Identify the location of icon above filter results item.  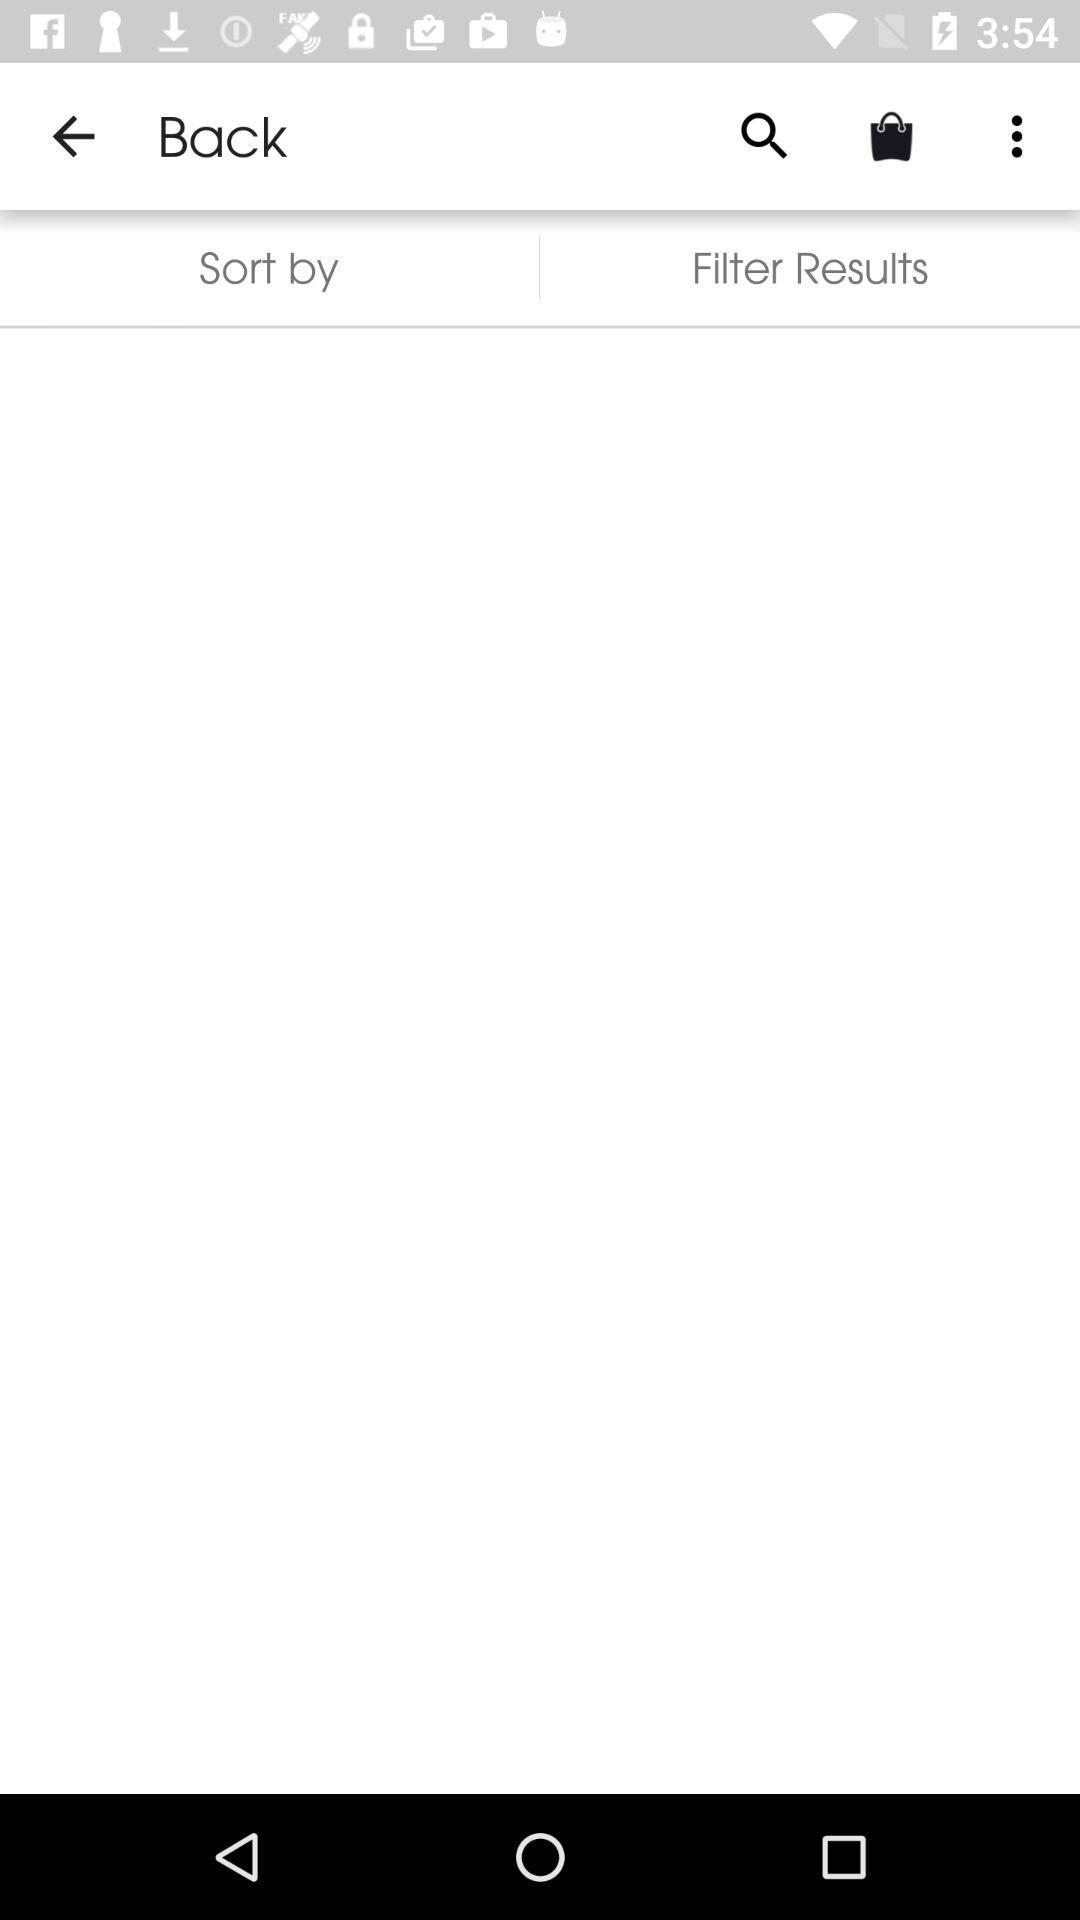
(1017, 135).